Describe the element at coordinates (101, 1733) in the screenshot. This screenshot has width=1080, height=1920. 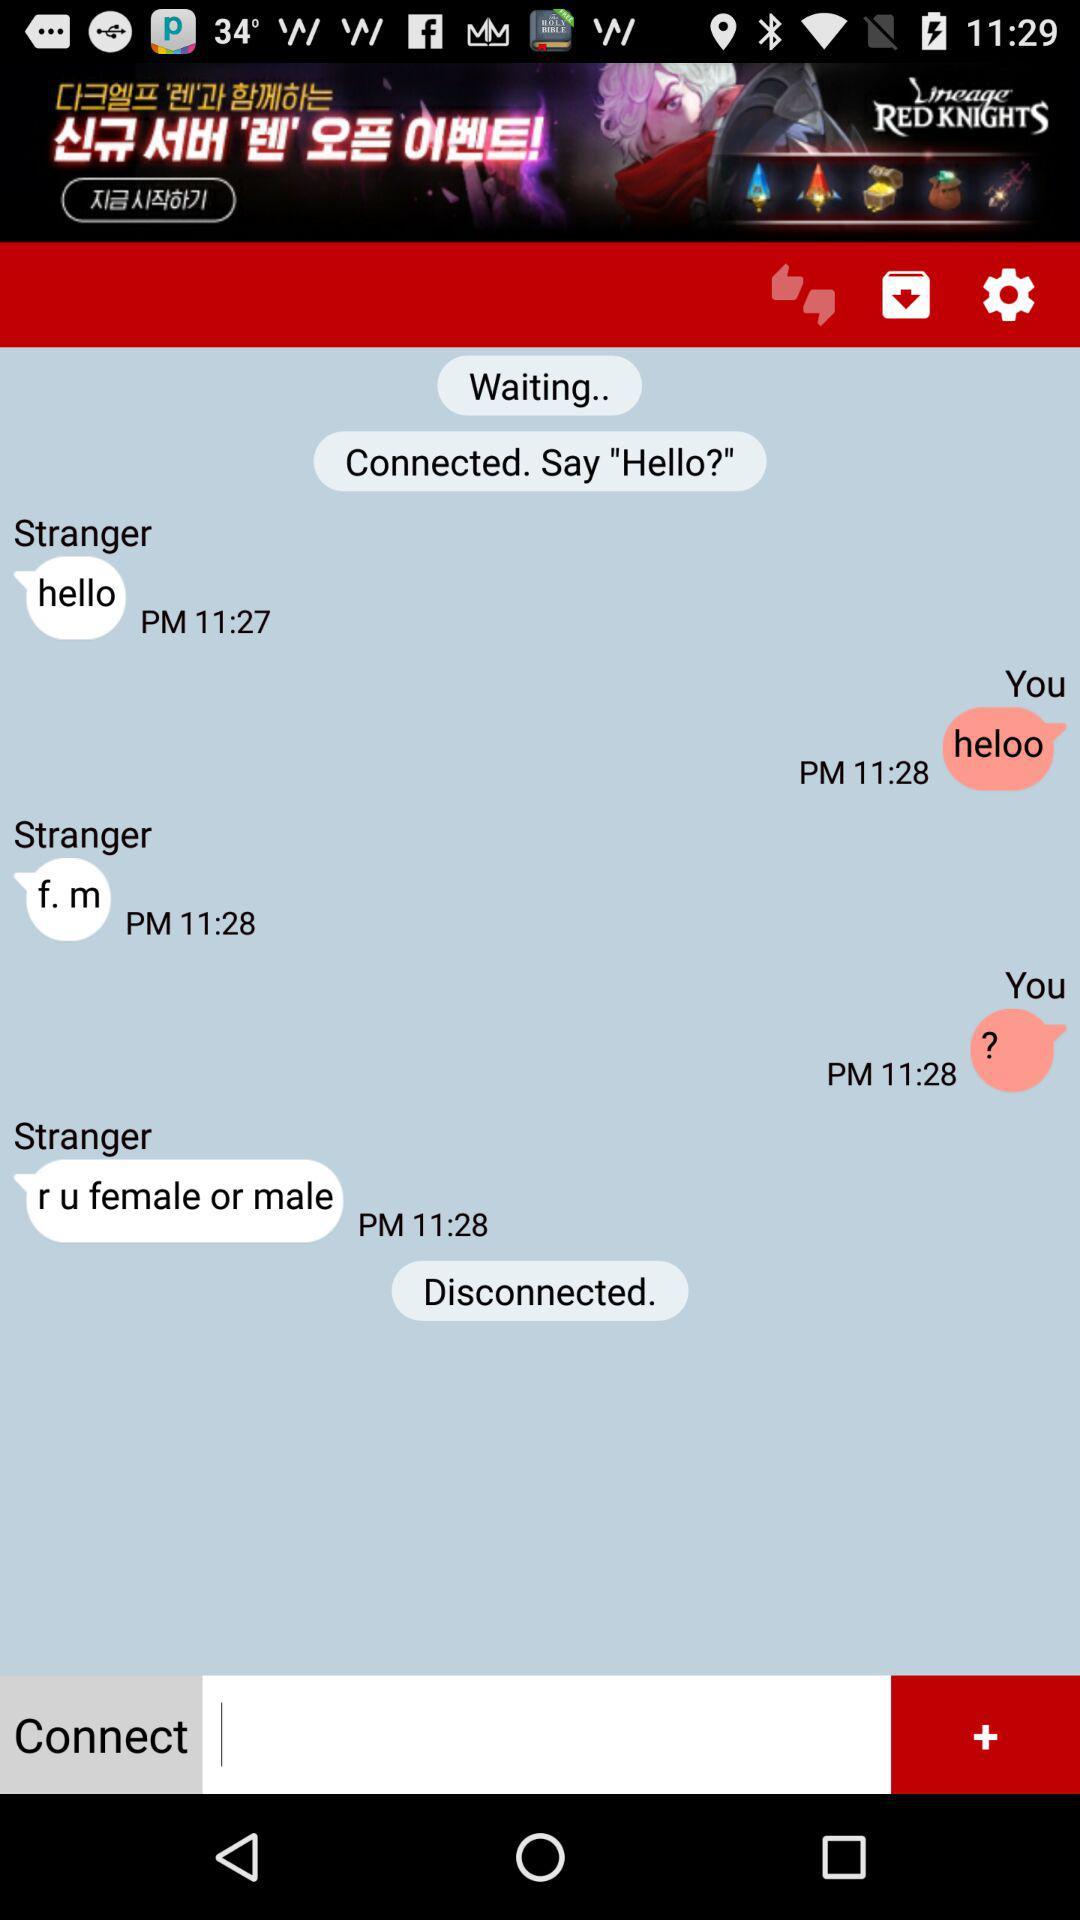
I see `icon at the bottom left corner` at that location.